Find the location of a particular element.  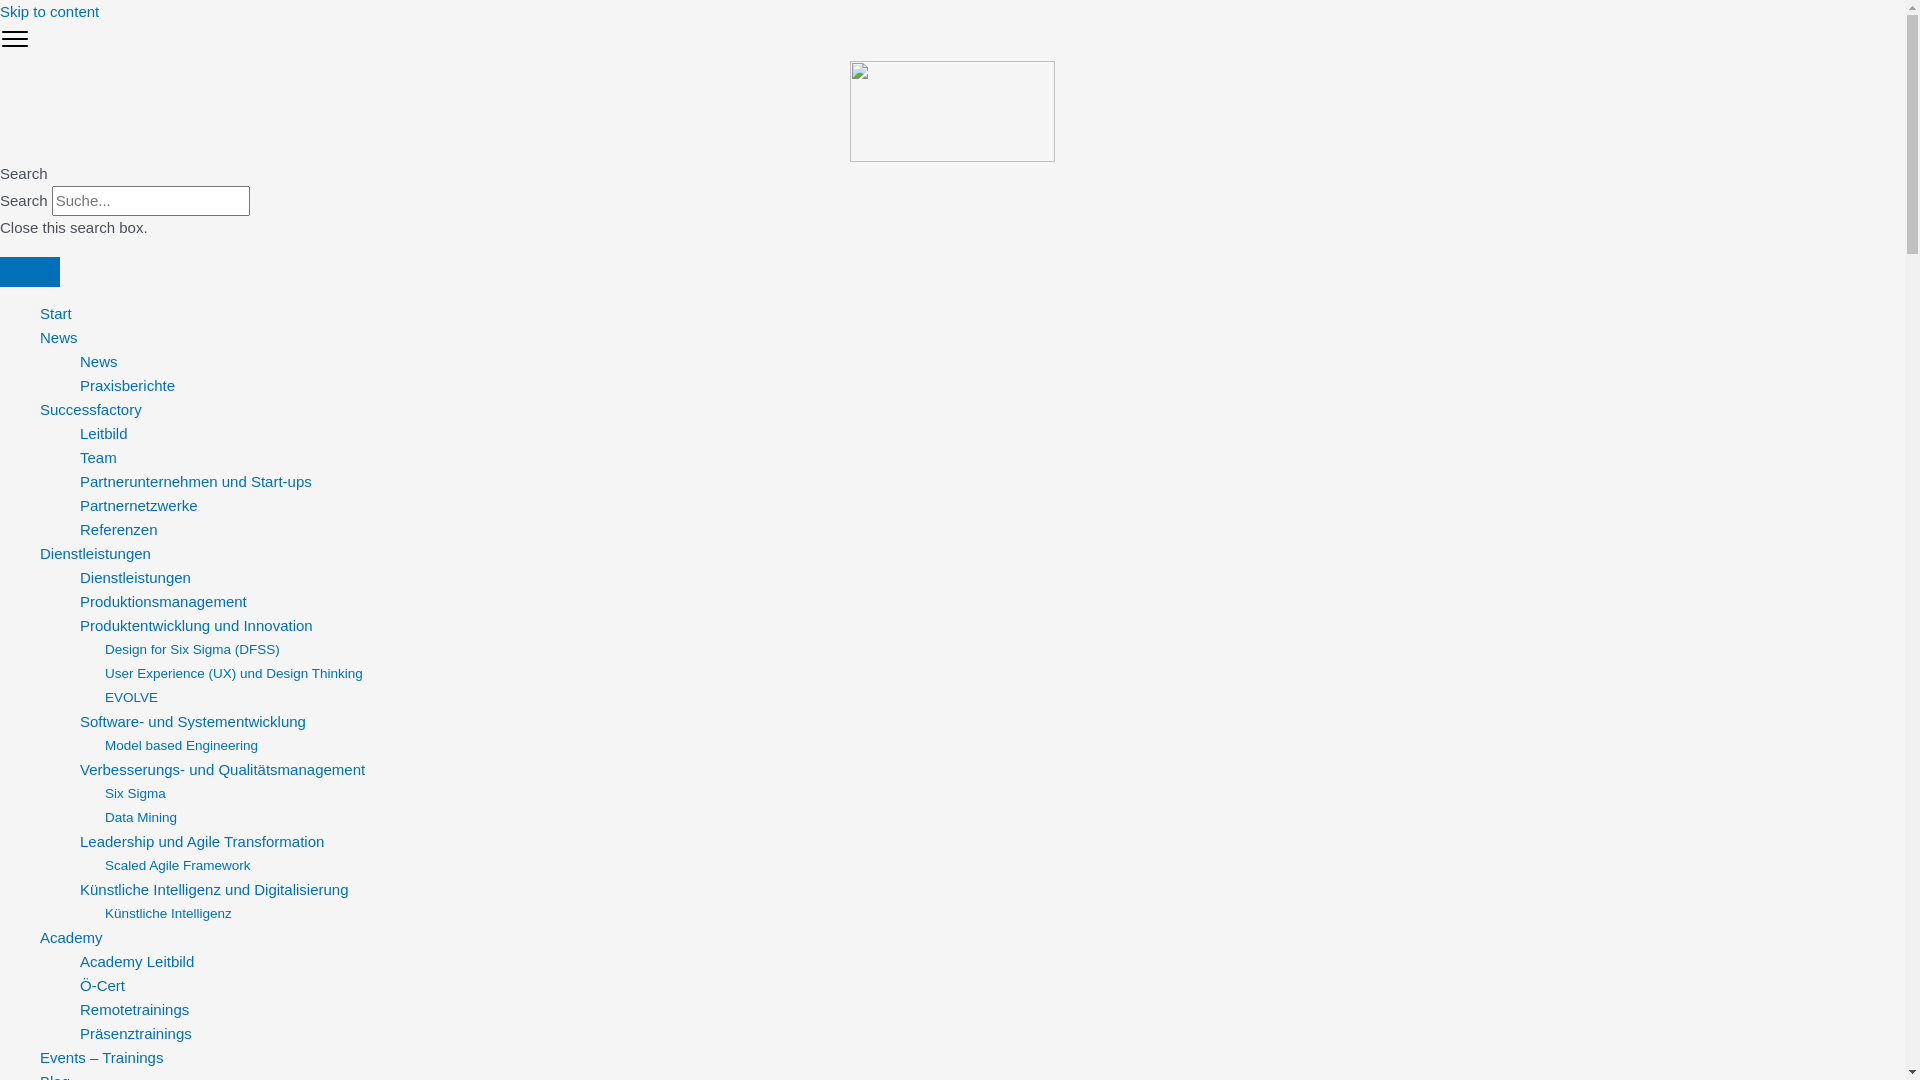

'Referenzen' is located at coordinates (118, 528).